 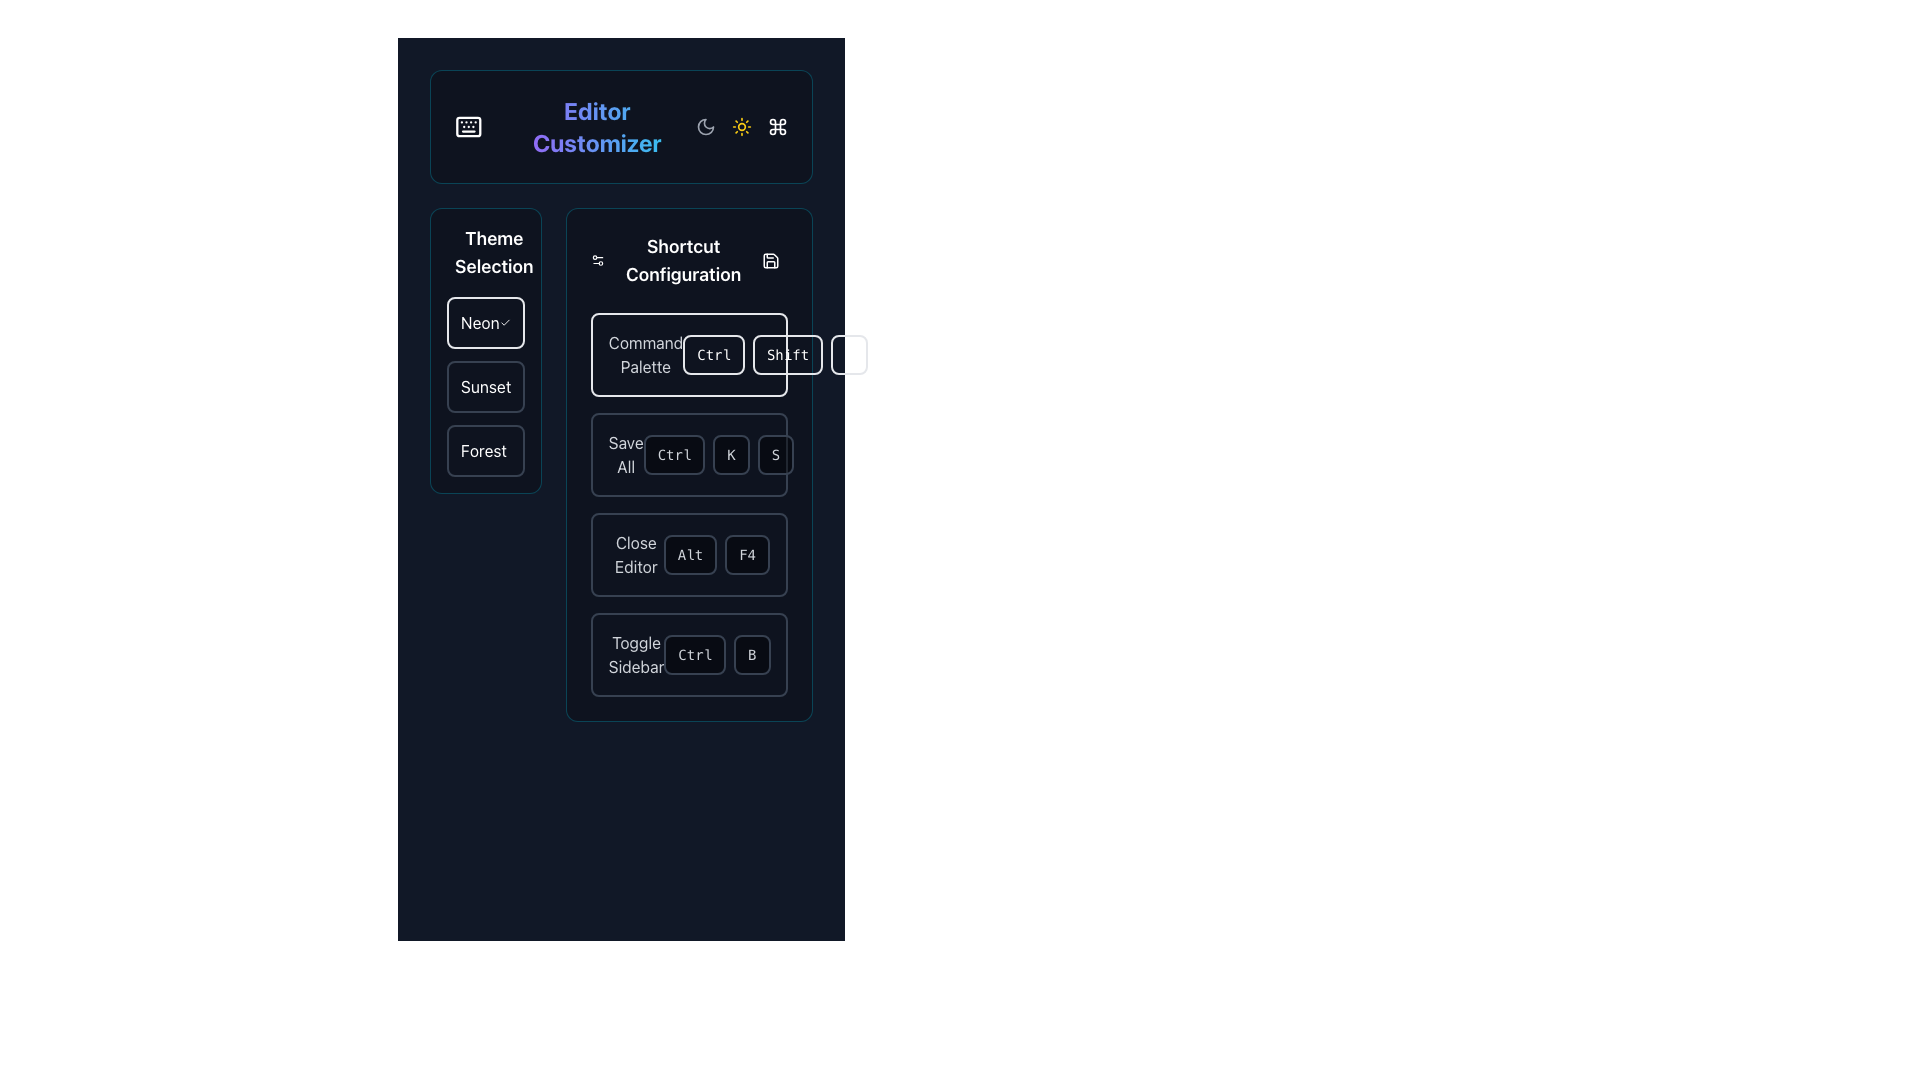 I want to click on the 'Close Editor' text label in the 'Shortcut Configuration' section, which is styled in gray color, so click(x=635, y=555).